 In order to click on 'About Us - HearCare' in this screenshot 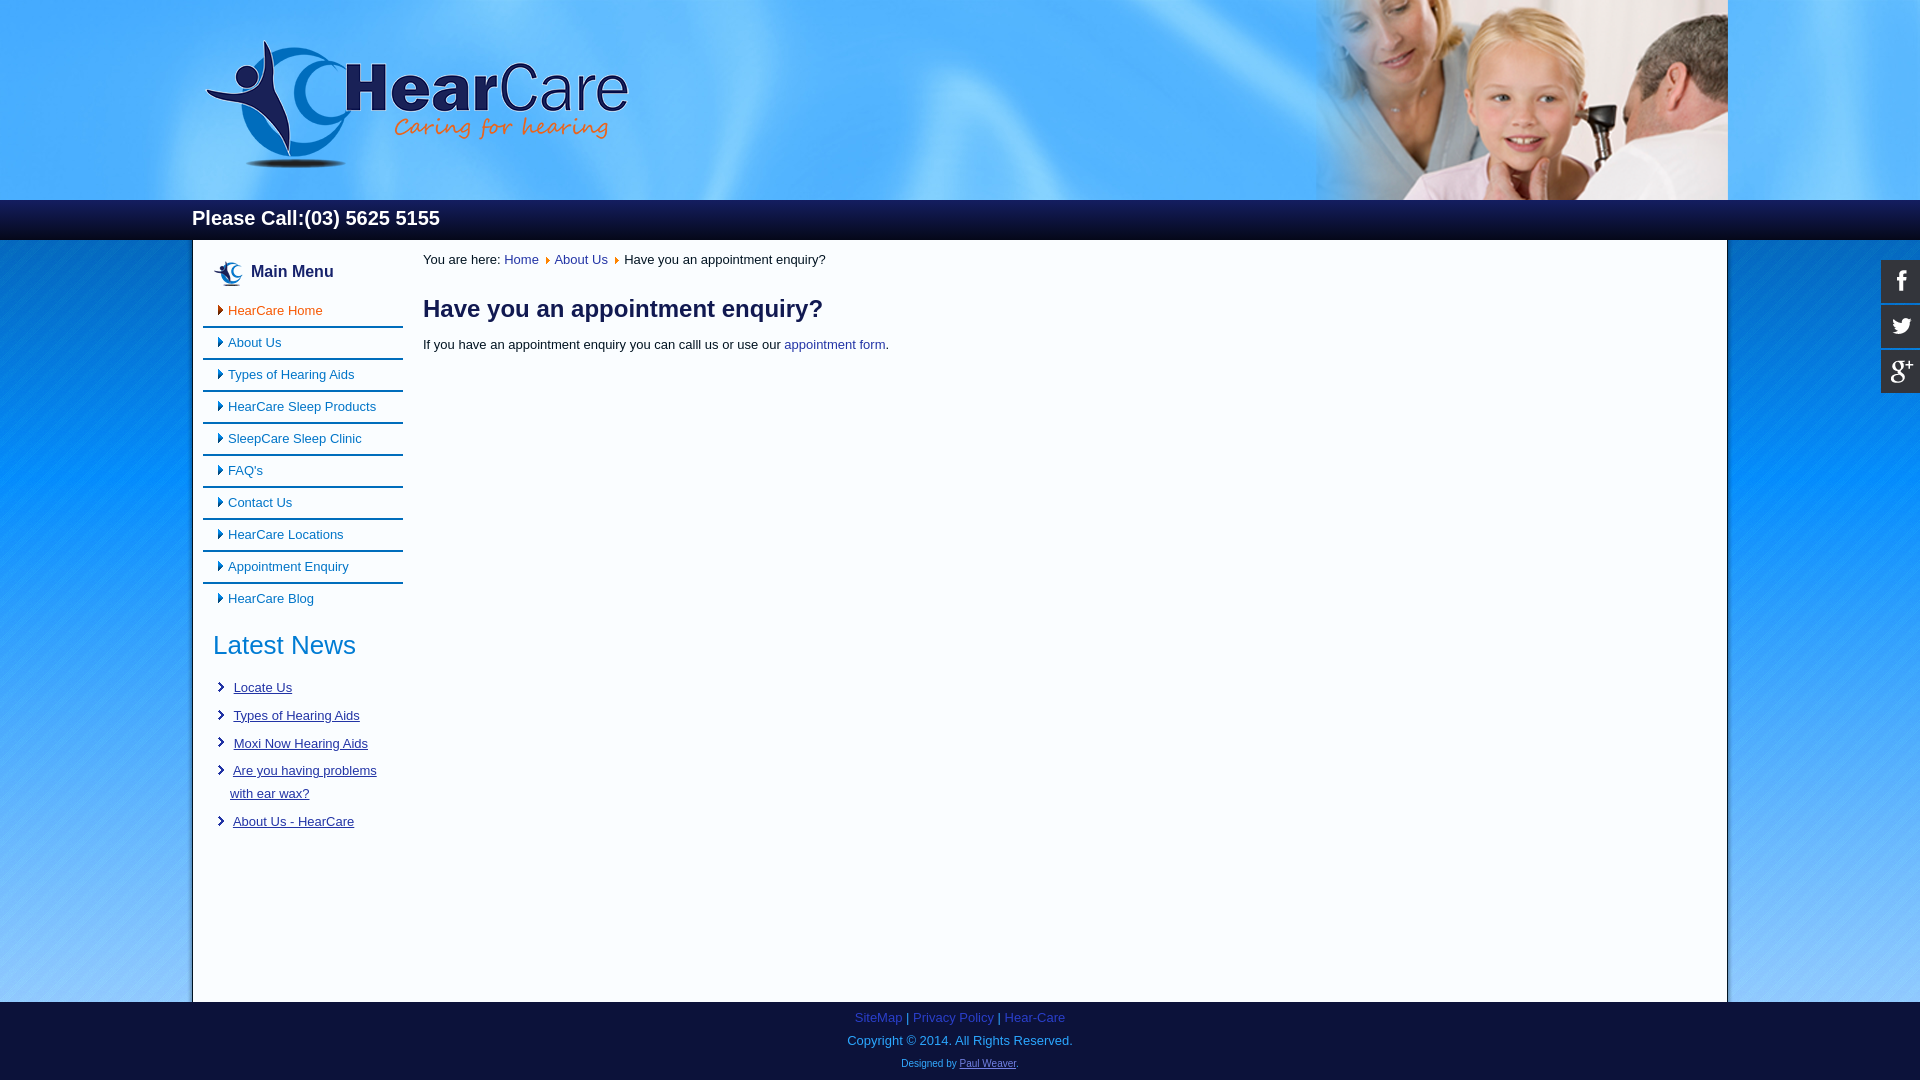, I will do `click(292, 821)`.